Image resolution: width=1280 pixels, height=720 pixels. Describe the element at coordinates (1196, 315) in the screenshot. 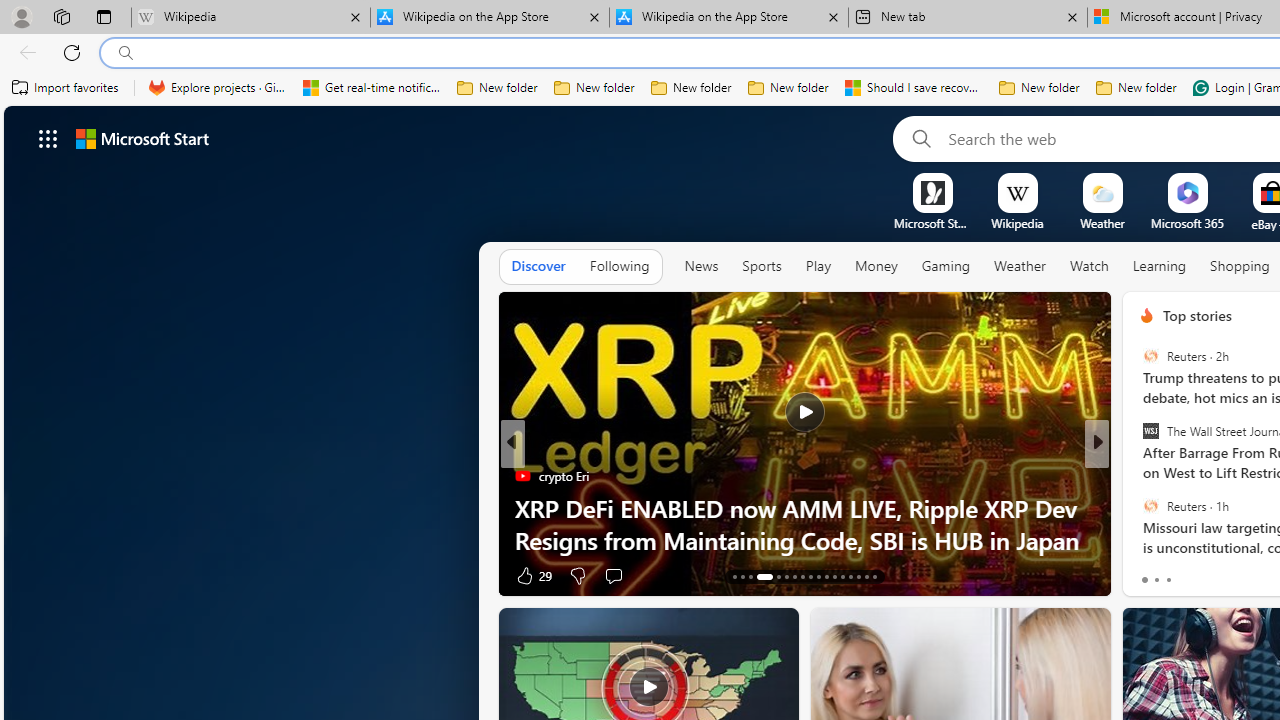

I see `'Top stories'` at that location.